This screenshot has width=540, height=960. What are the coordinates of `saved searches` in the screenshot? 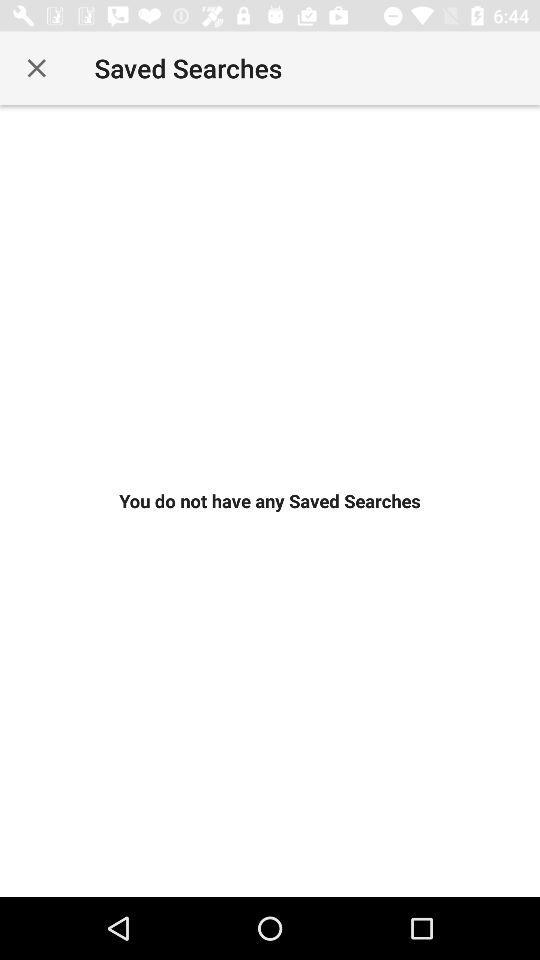 It's located at (36, 68).